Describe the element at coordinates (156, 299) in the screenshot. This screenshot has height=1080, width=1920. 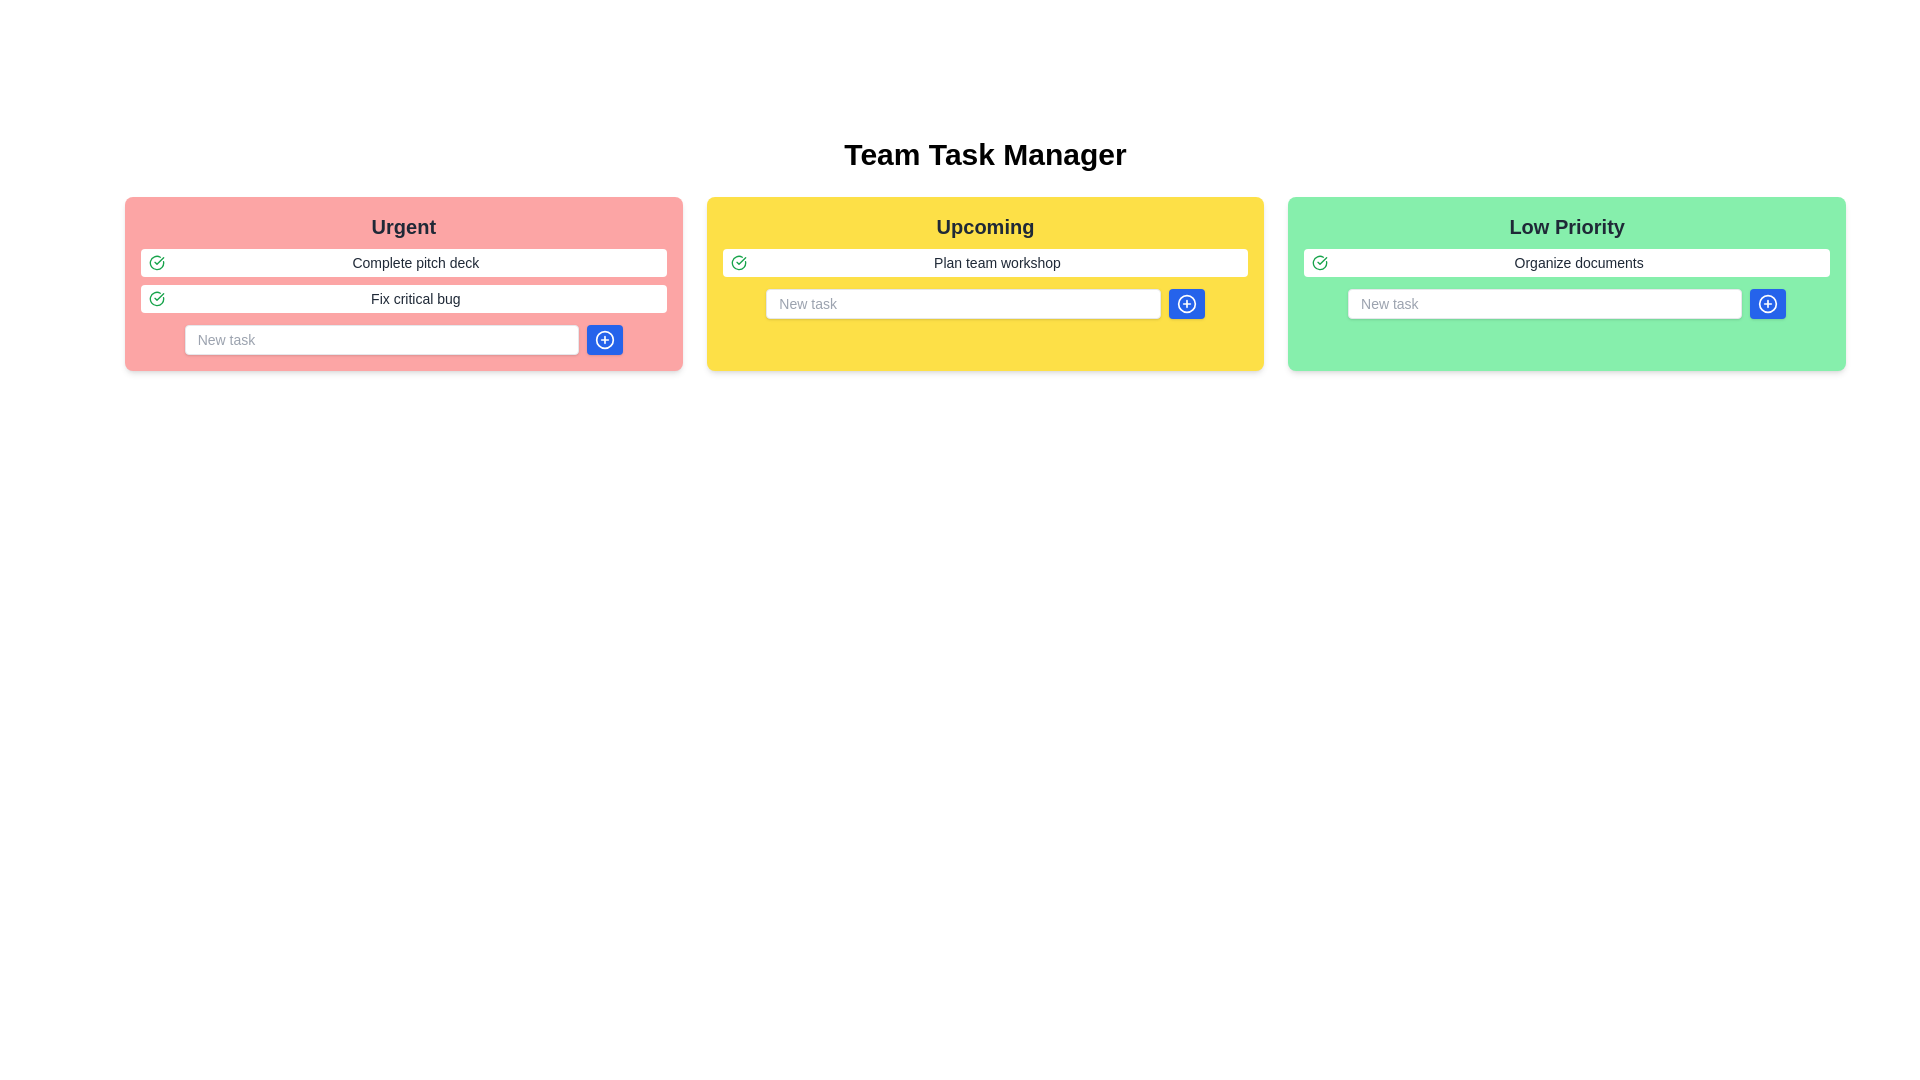
I see `the completion status icon for the task labeled 'Fix critical bug', which is located in the second row under the 'Urgent' column of the task board interface` at that location.